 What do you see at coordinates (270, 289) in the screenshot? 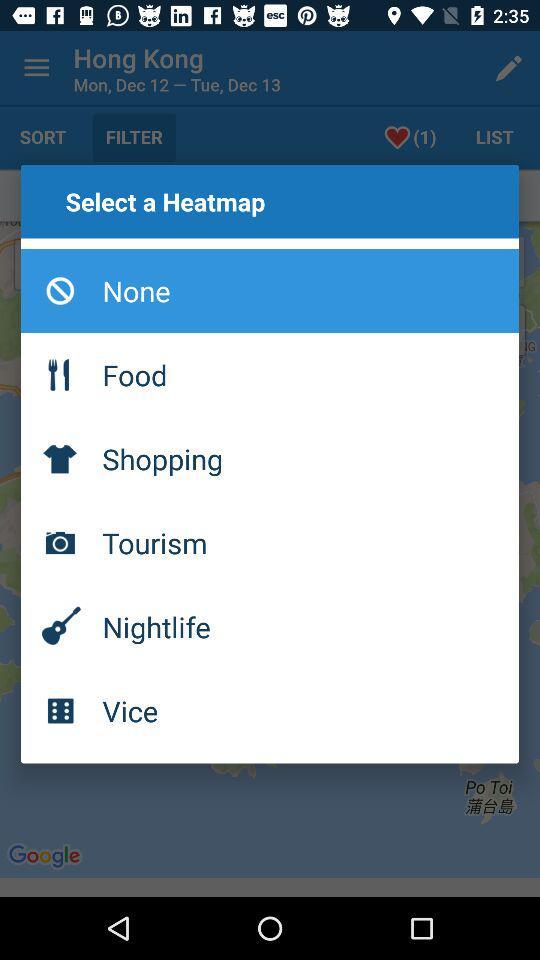
I see `item at the top` at bounding box center [270, 289].